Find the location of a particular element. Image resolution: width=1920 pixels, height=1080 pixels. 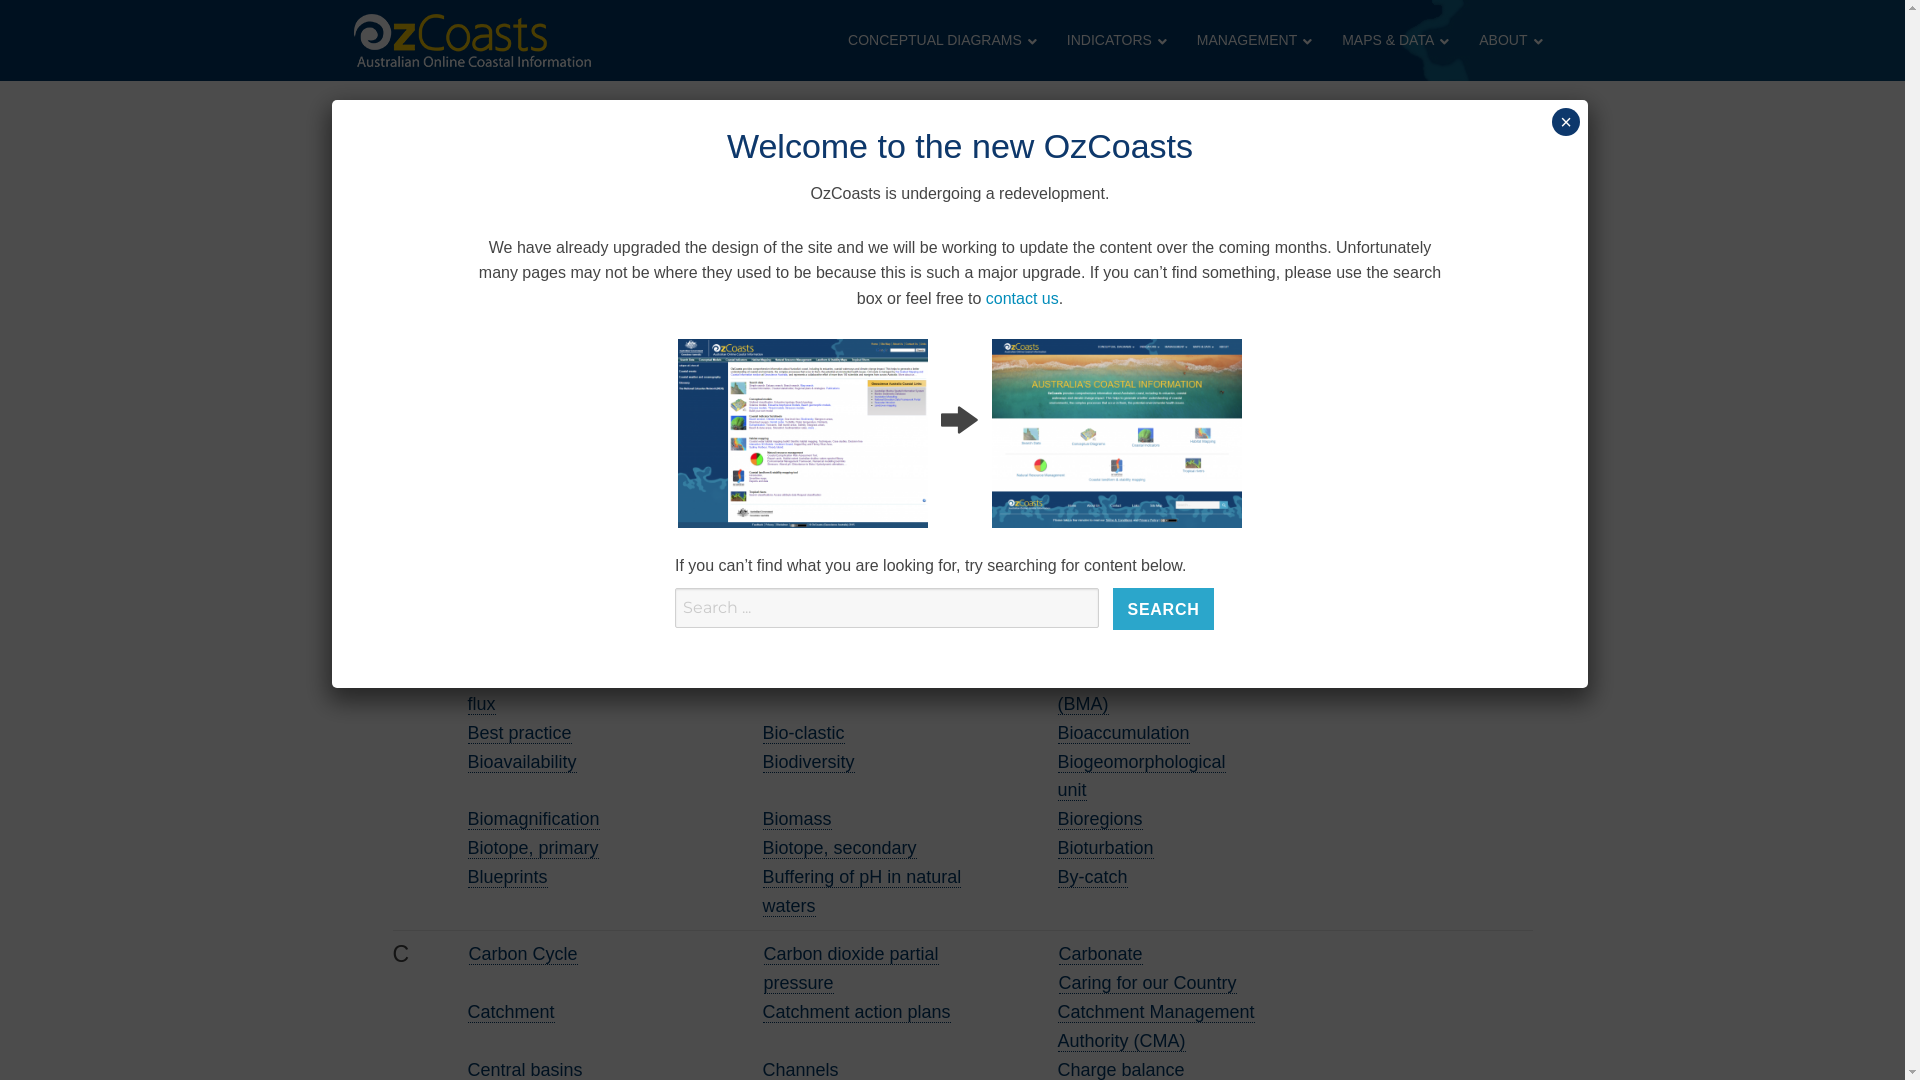

'Bioaccumulation' is located at coordinates (1123, 733).